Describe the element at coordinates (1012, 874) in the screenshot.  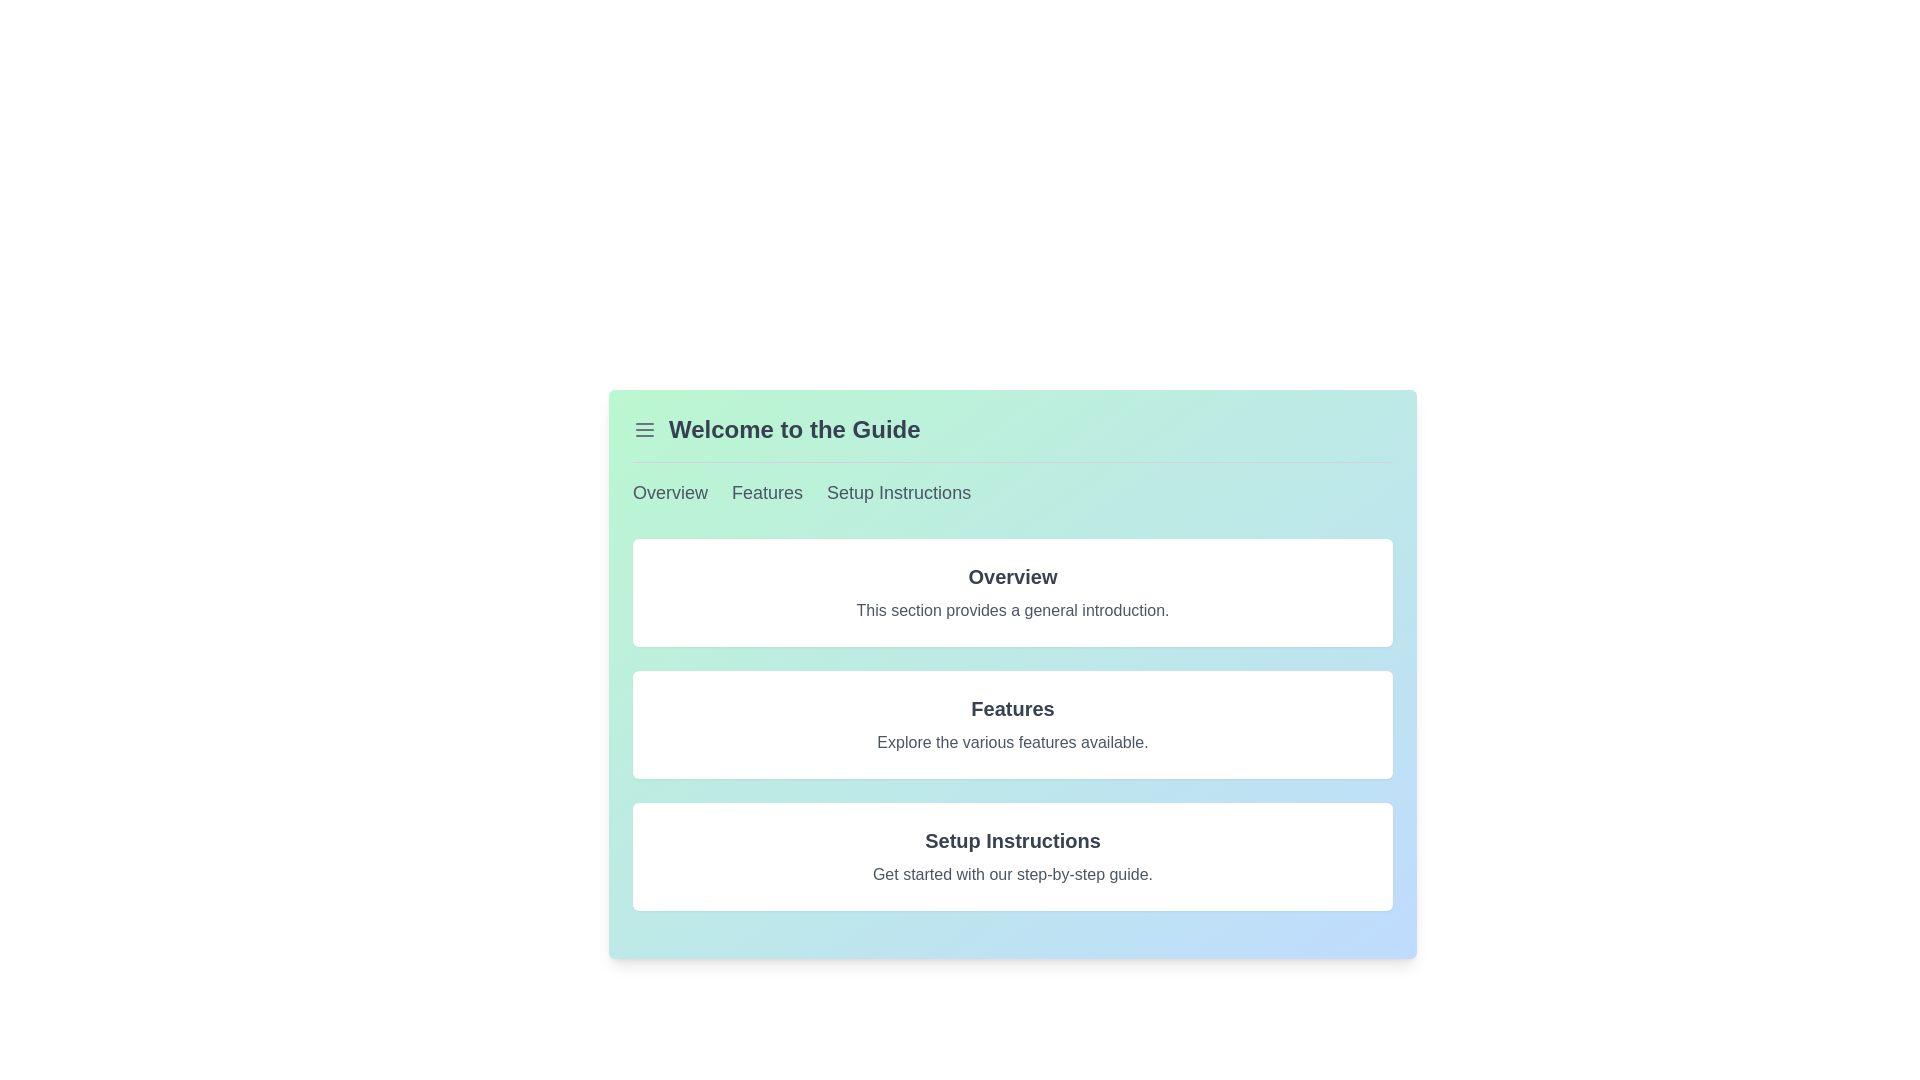
I see `the text element that says 'Get started with our step-by-step guide.' which is located below the 'Setup Instructions' title` at that location.